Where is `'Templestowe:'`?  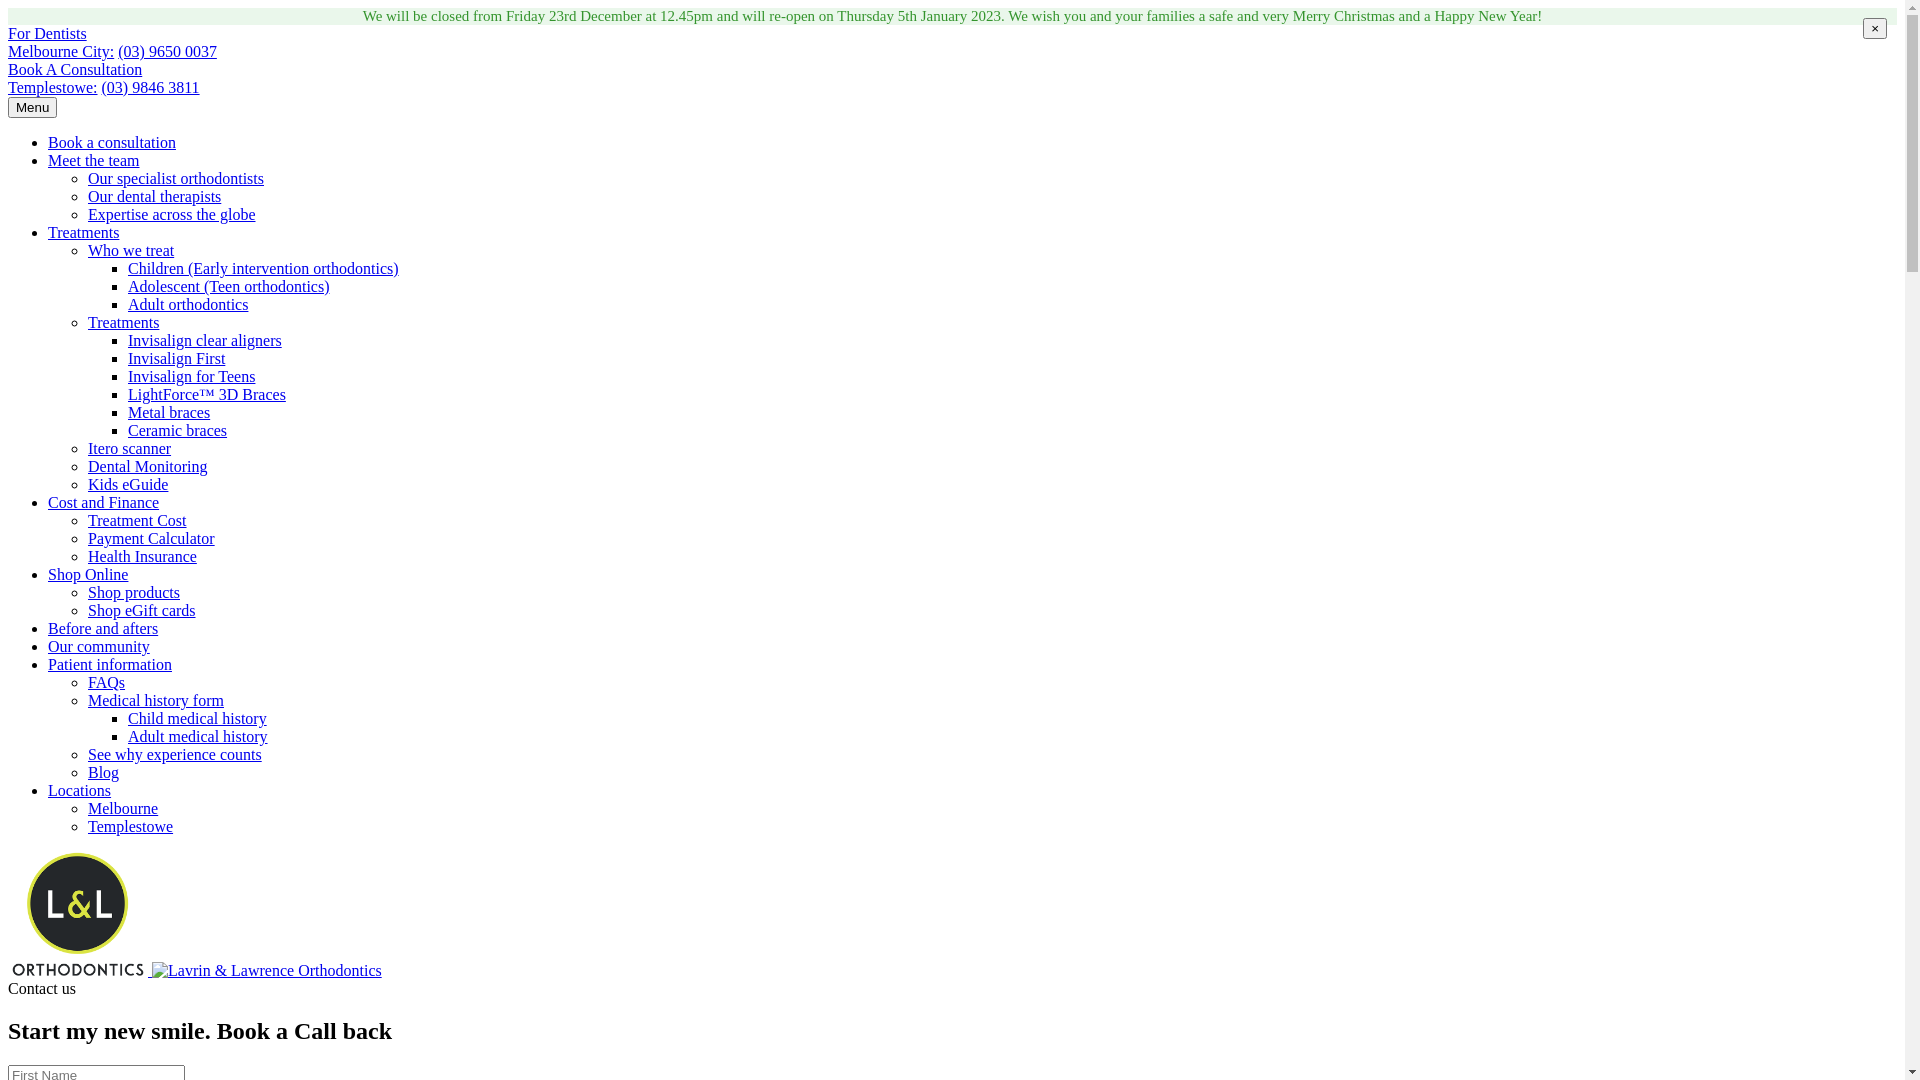 'Templestowe:' is located at coordinates (52, 86).